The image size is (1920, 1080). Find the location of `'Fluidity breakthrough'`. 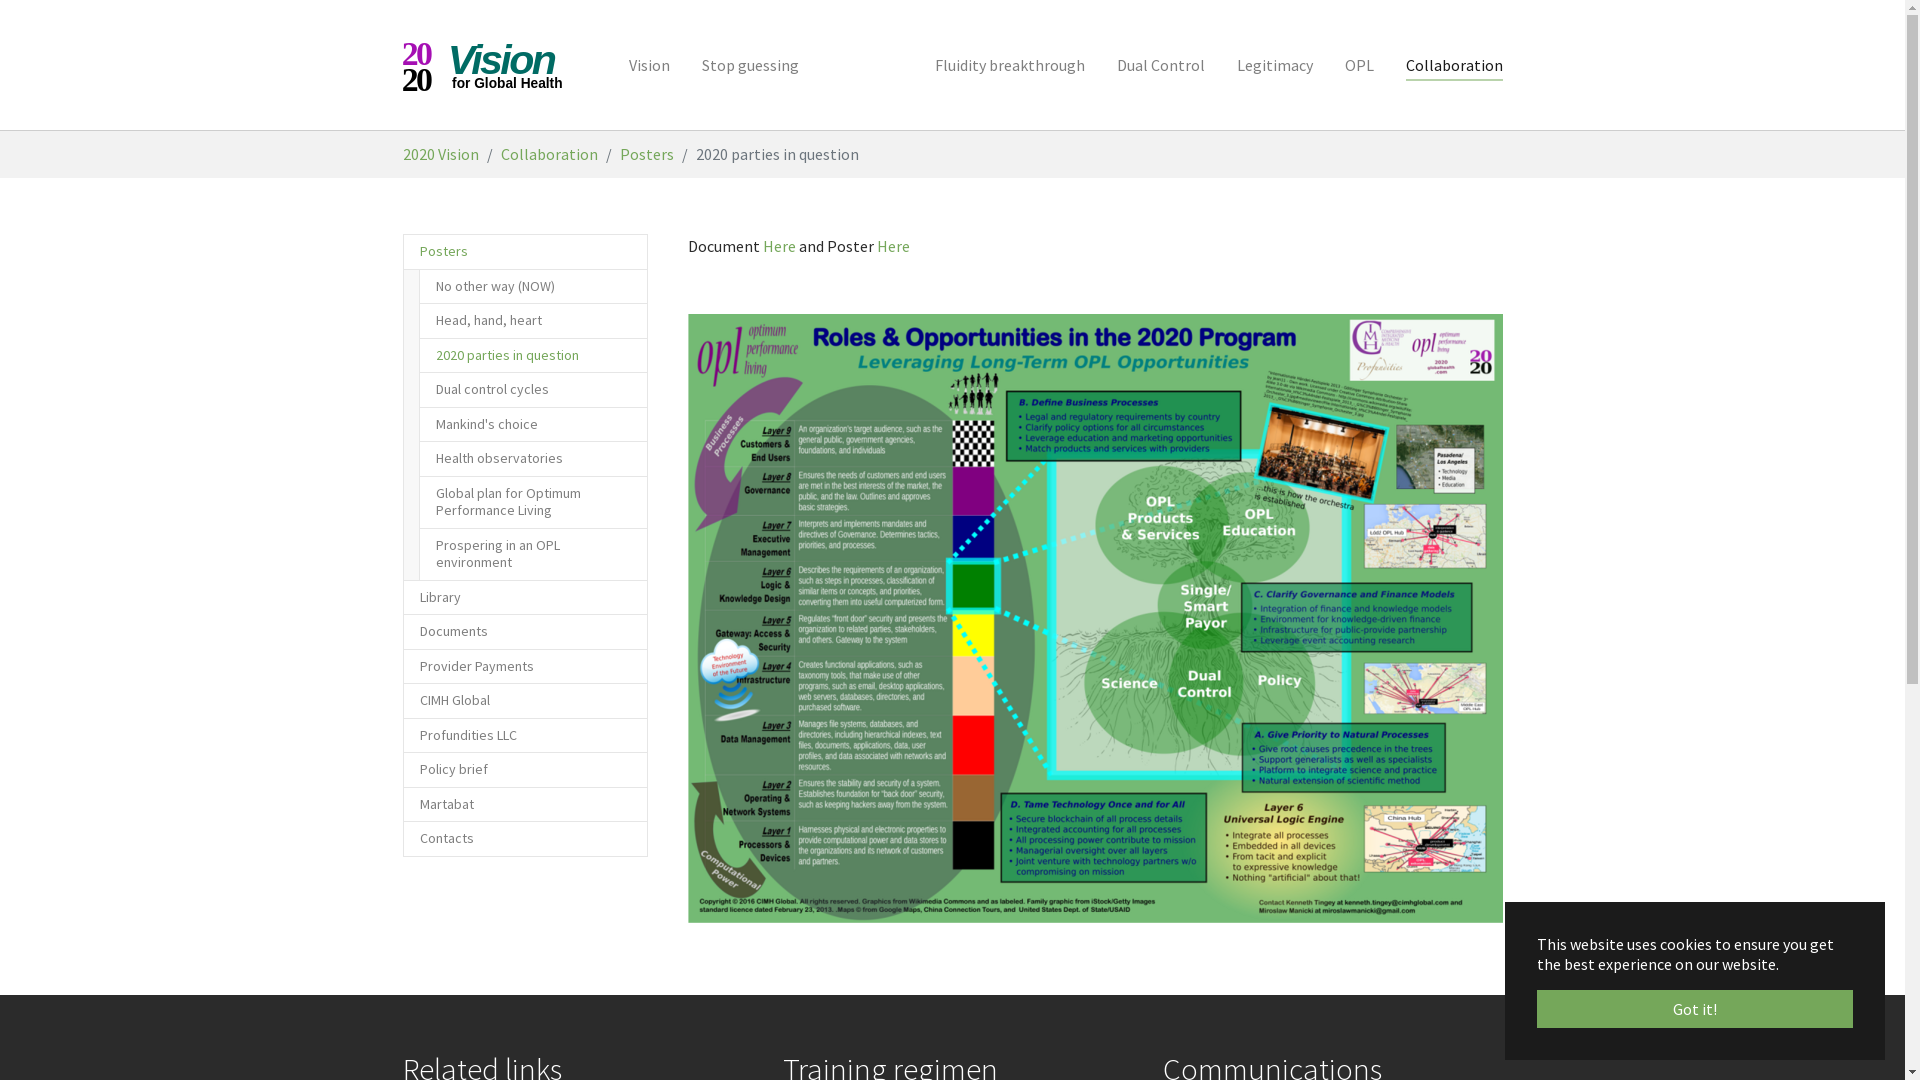

'Fluidity breakthrough' is located at coordinates (1008, 64).